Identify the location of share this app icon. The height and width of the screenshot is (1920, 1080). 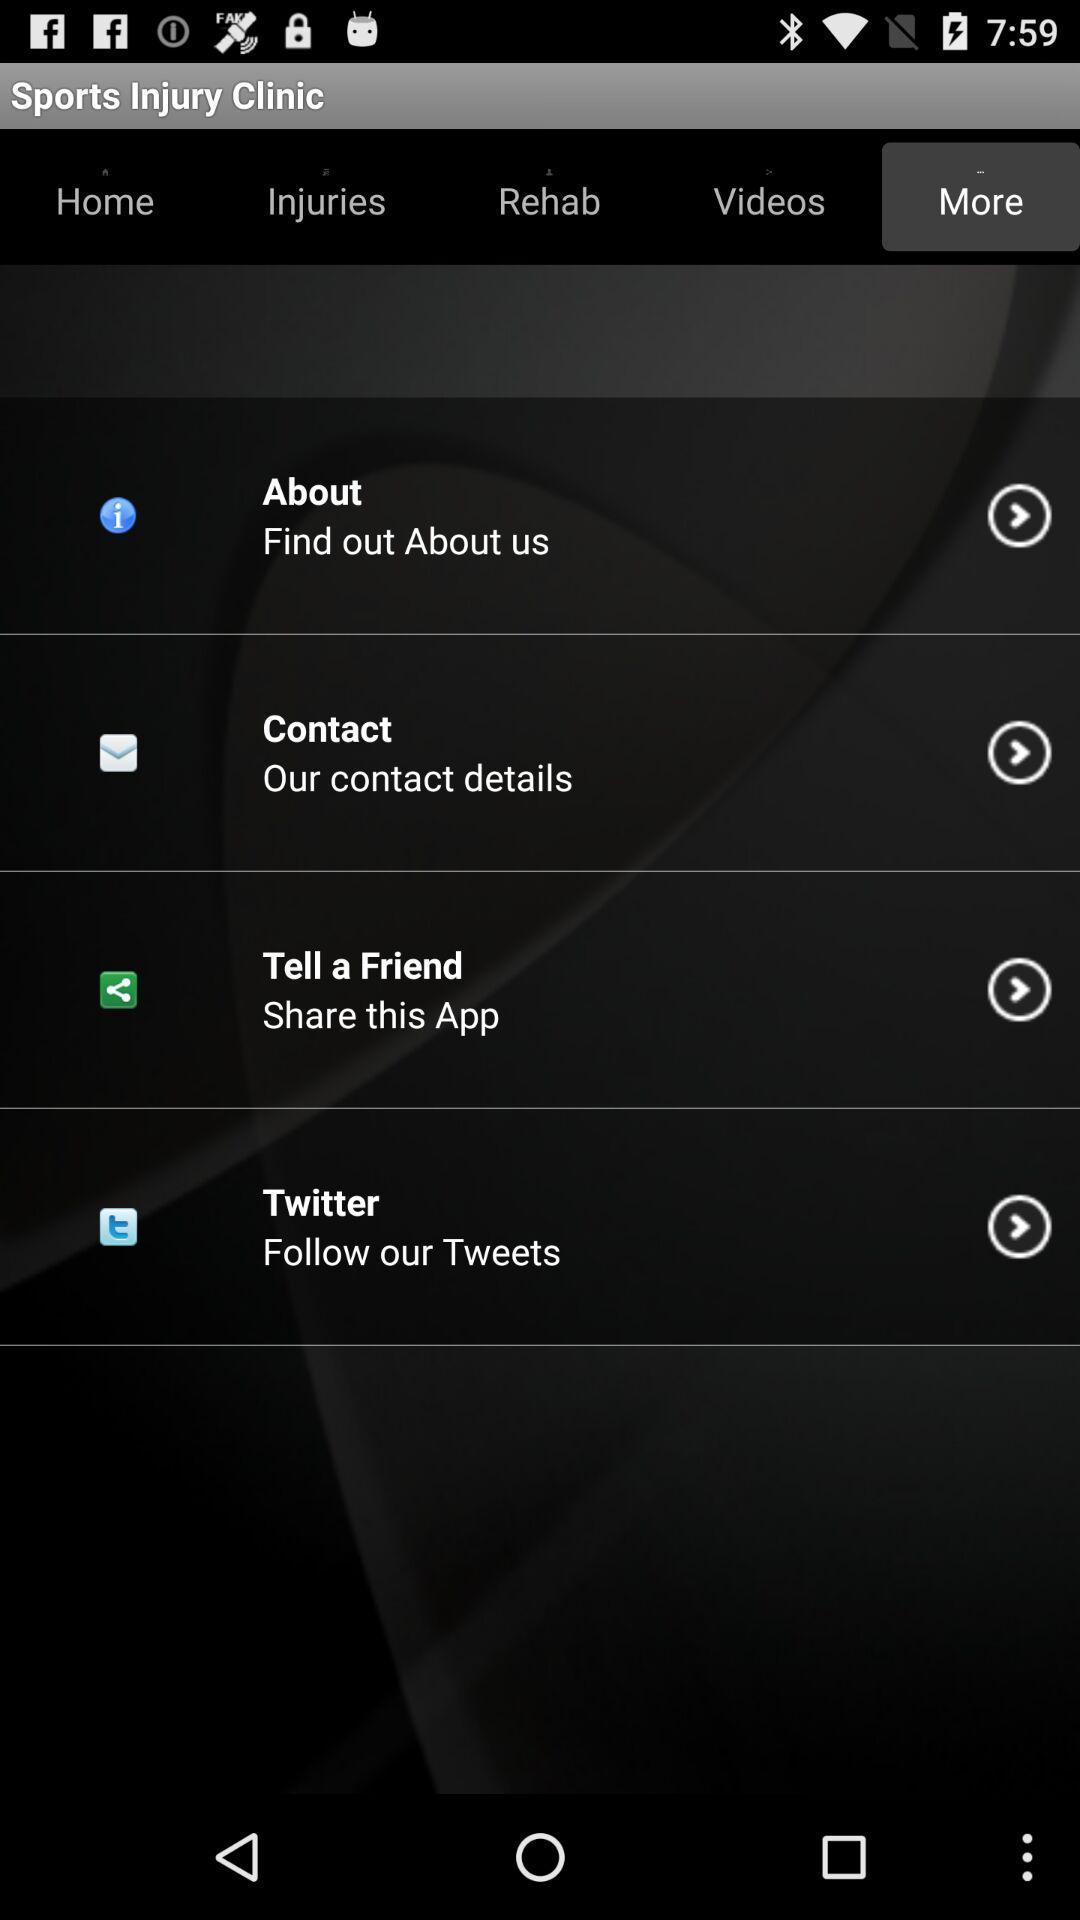
(381, 1013).